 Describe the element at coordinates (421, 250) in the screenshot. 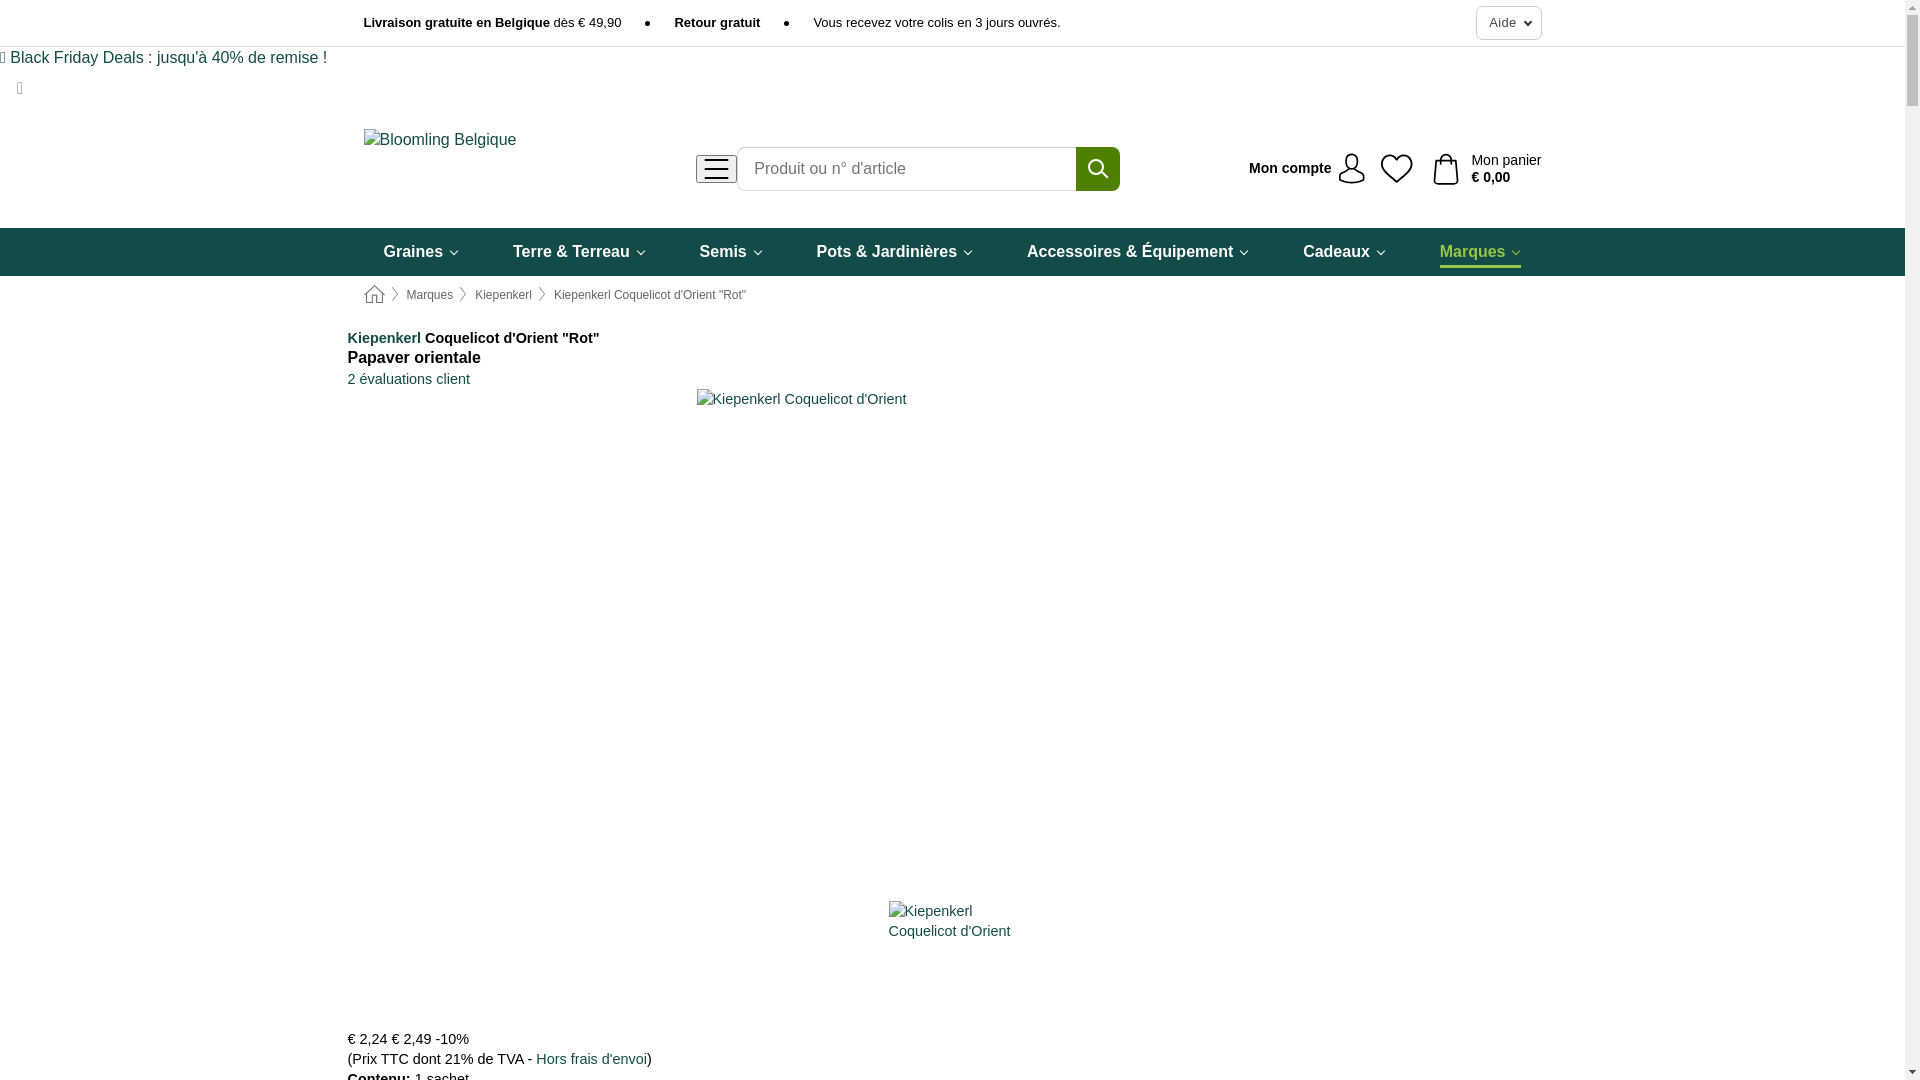

I see `'Graines'` at that location.